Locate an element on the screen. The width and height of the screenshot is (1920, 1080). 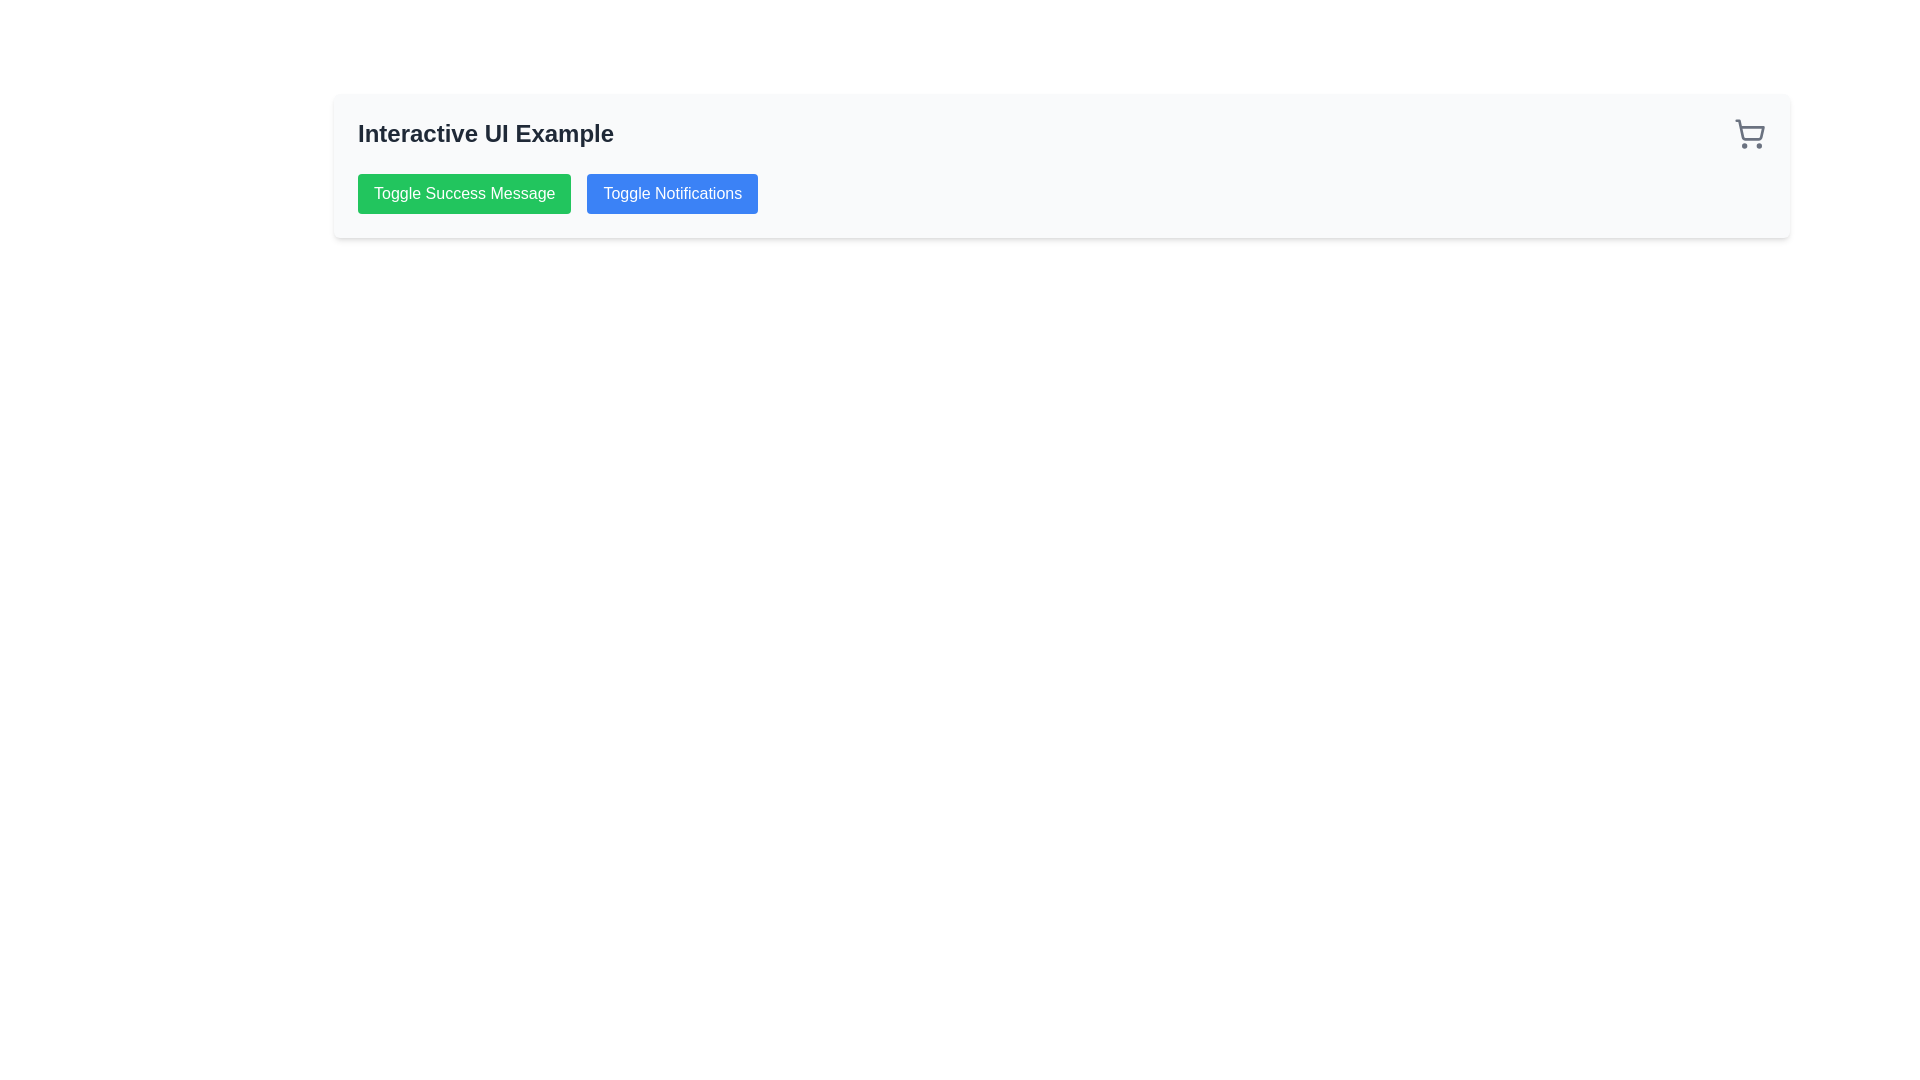
the Shopping Cart icon located in the top-right corner of the interface, which is characterized by its lower rectangular portion and upper angled handle is located at coordinates (1749, 130).